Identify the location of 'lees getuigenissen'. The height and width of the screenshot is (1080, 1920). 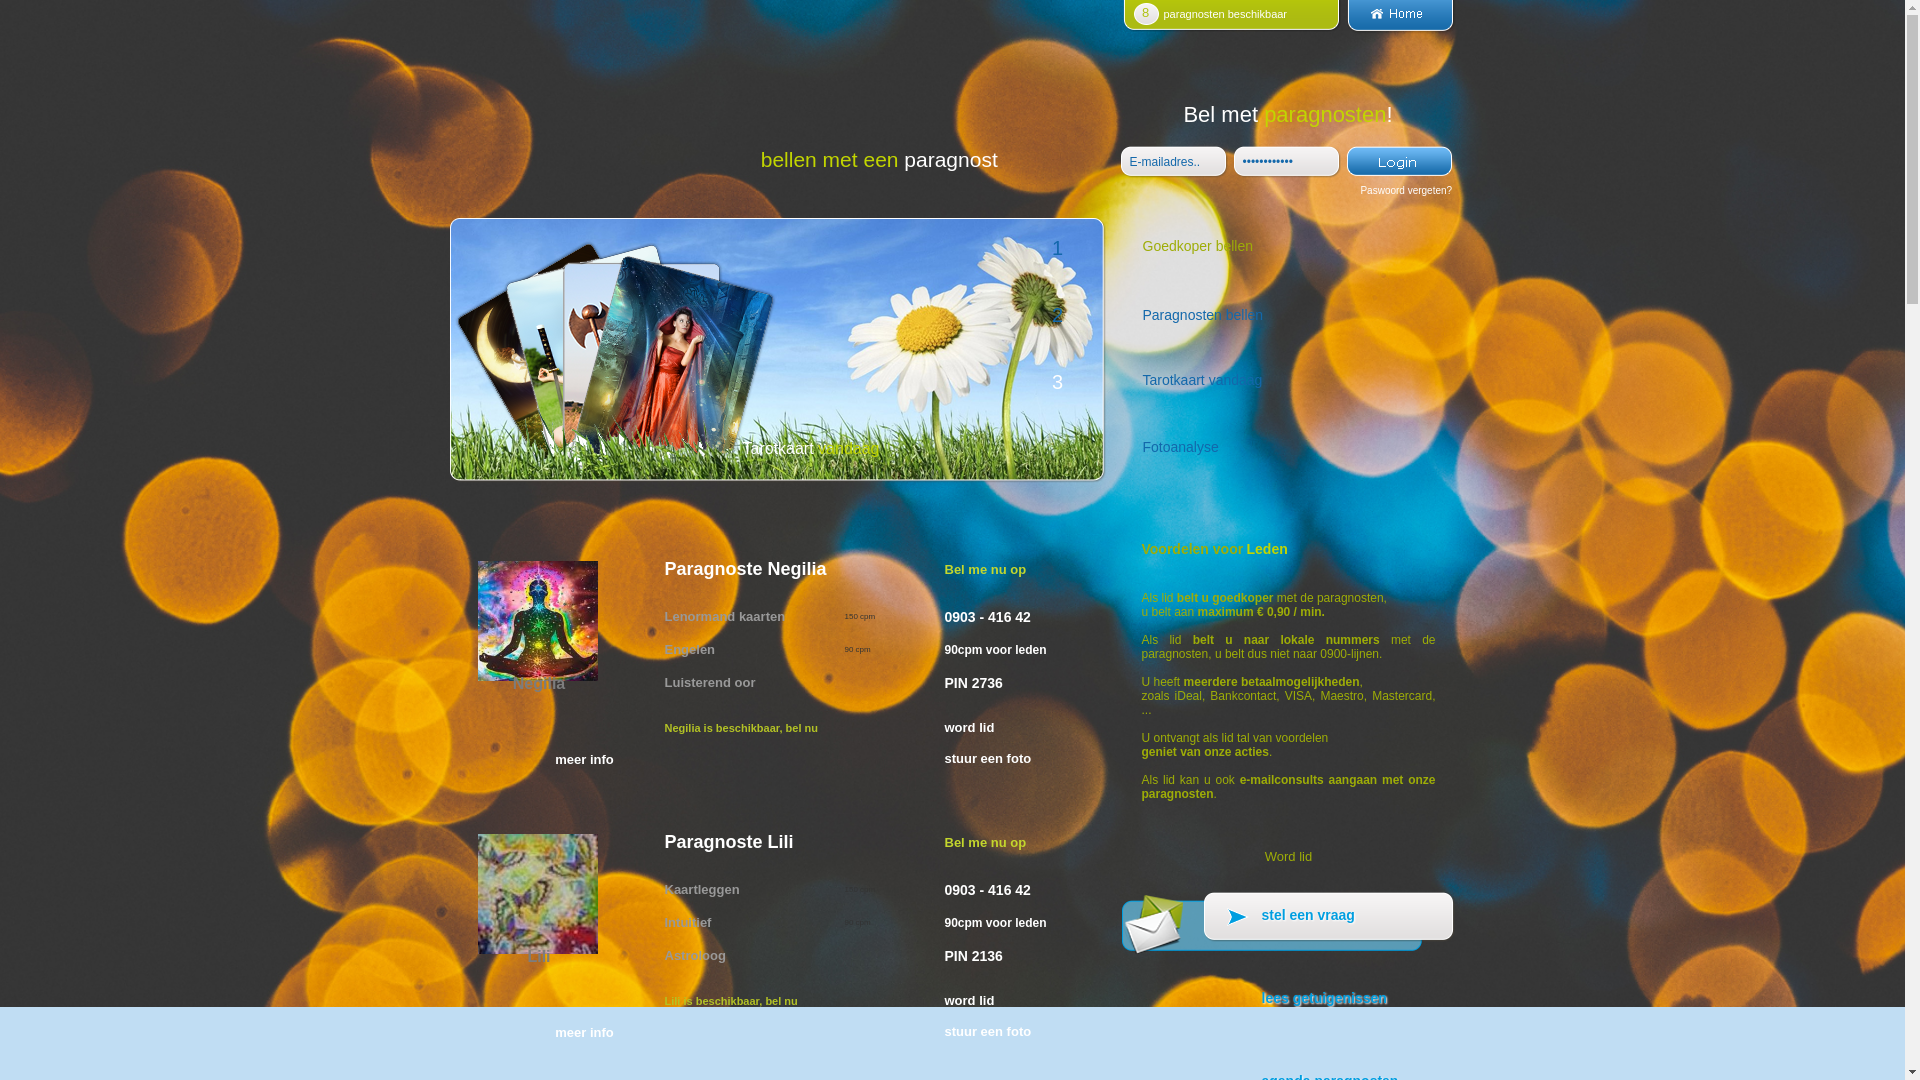
(1288, 1008).